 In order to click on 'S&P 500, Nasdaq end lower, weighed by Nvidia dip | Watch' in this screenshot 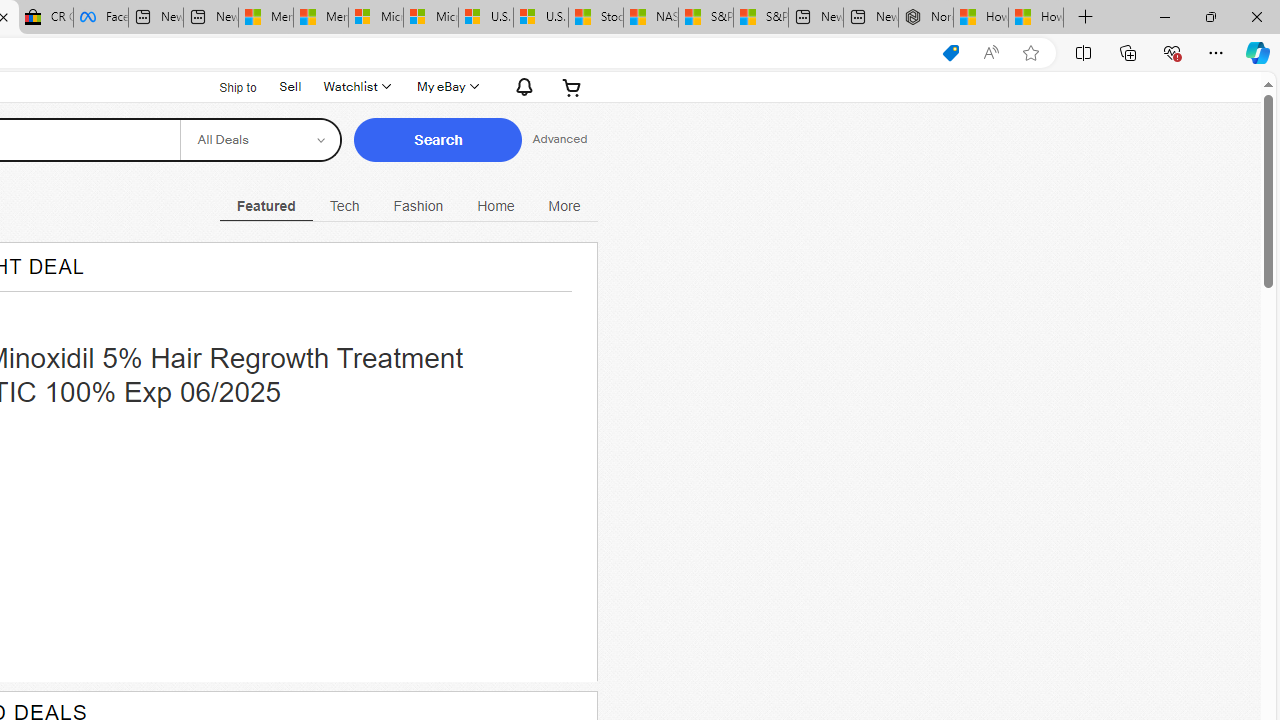, I will do `click(759, 17)`.